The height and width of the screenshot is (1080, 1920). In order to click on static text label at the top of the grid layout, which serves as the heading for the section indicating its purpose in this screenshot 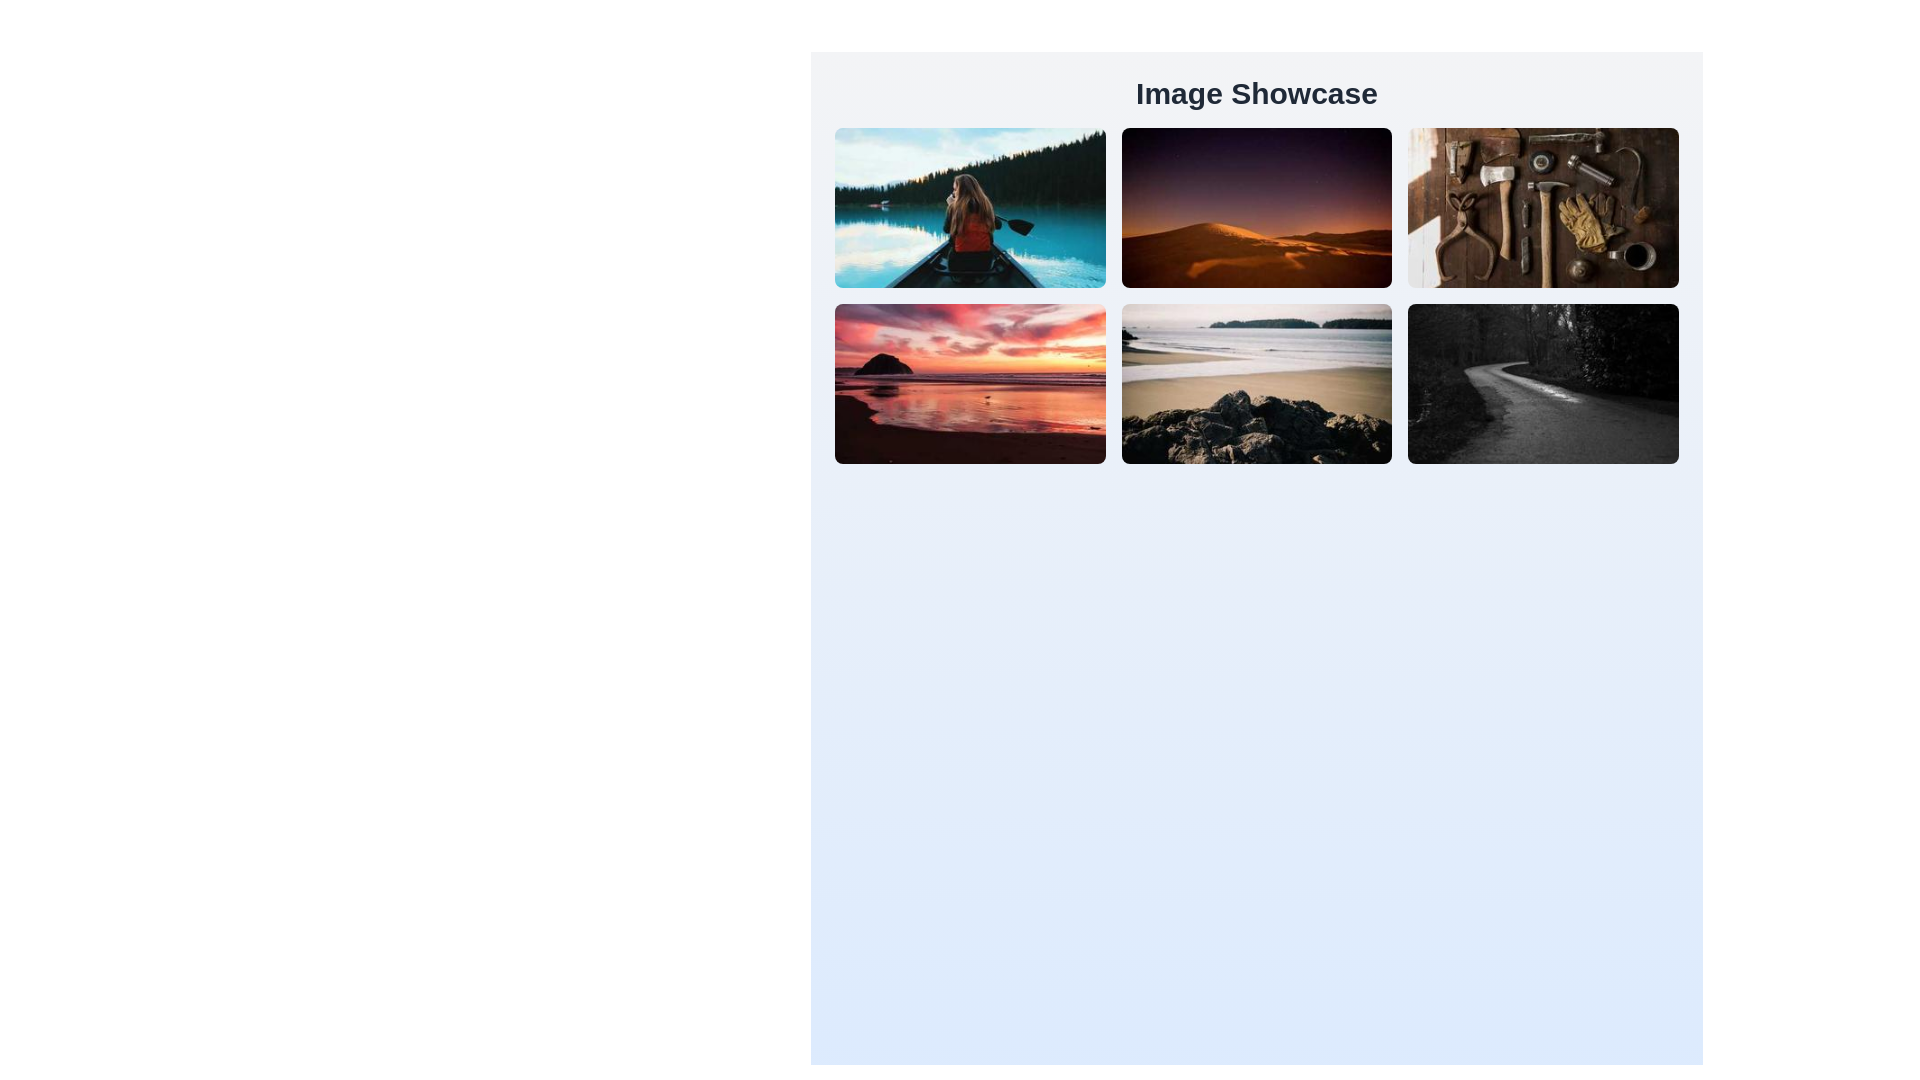, I will do `click(1256, 93)`.